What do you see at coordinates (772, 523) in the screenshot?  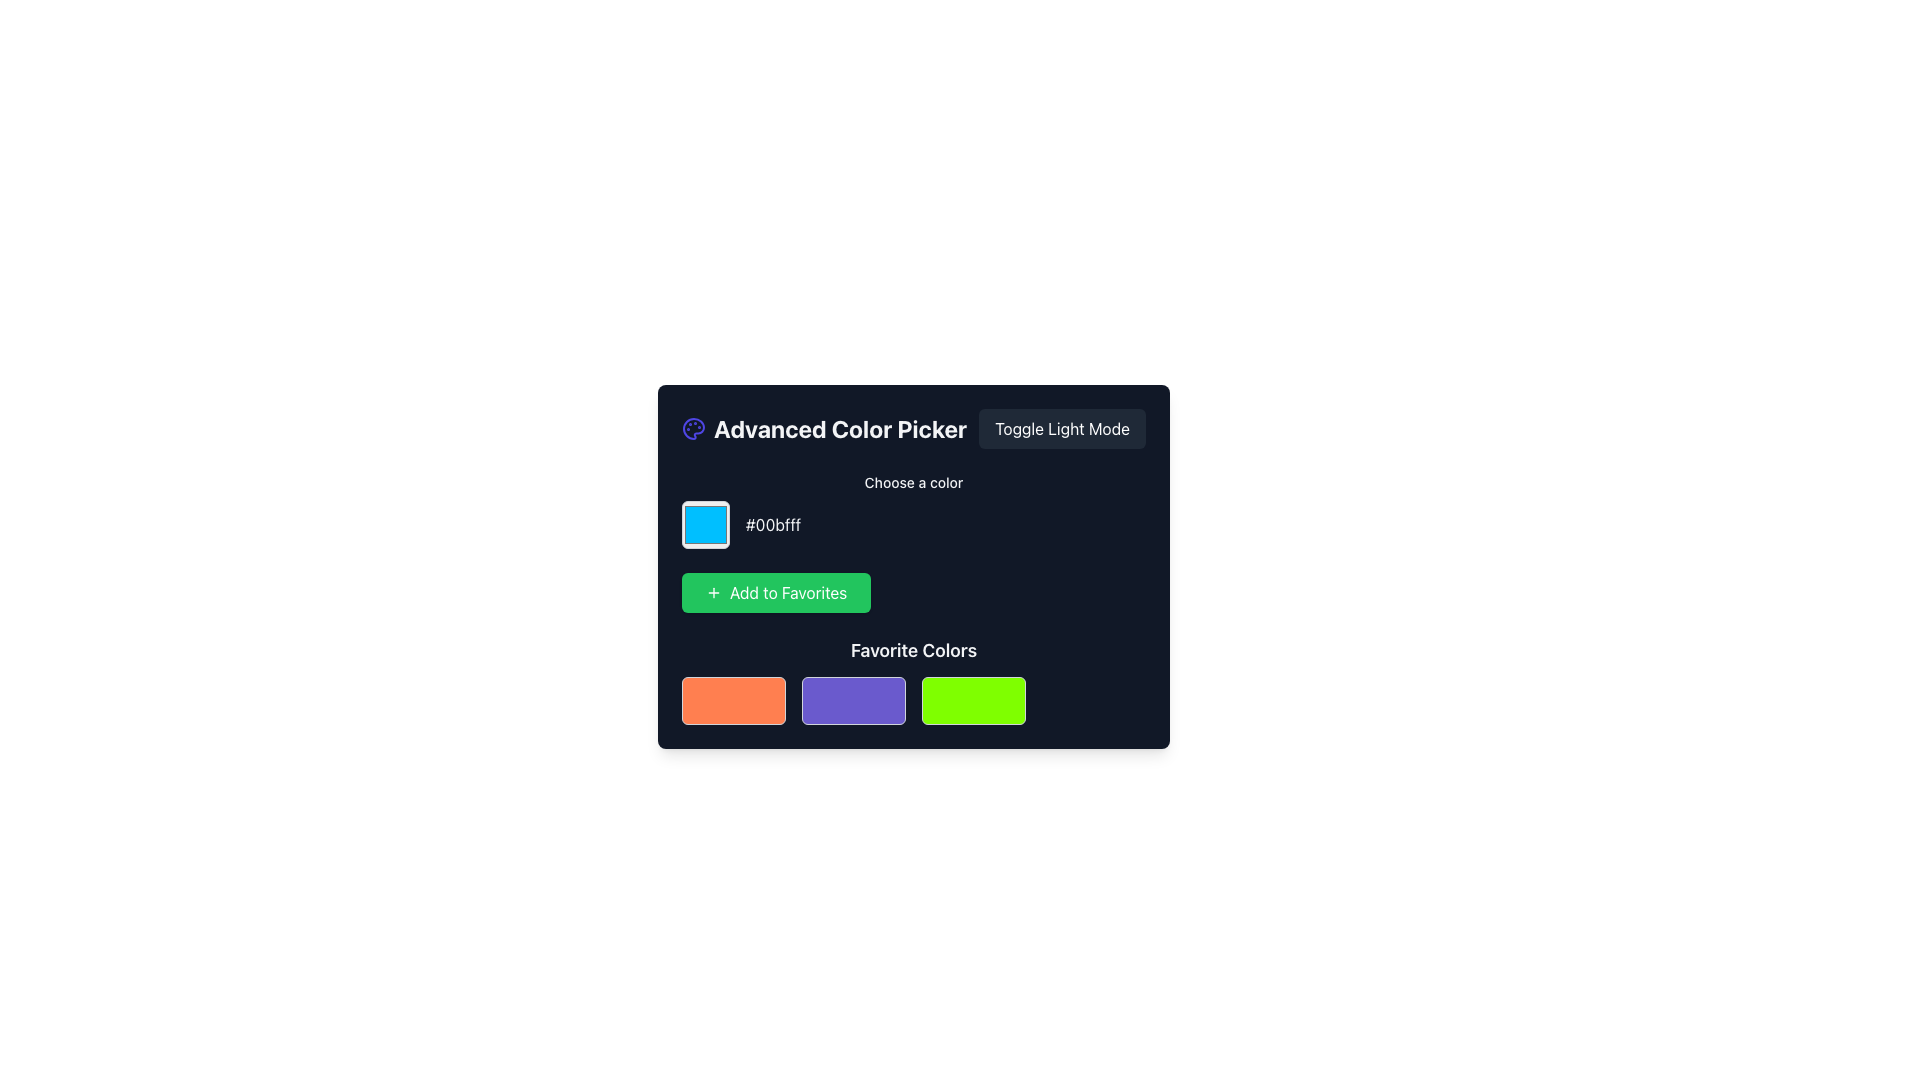 I see `the text label displaying the hexadecimal color code '#00bfff', which is styled in white text on a dark background and positioned to the right of a rectangular color preview box` at bounding box center [772, 523].